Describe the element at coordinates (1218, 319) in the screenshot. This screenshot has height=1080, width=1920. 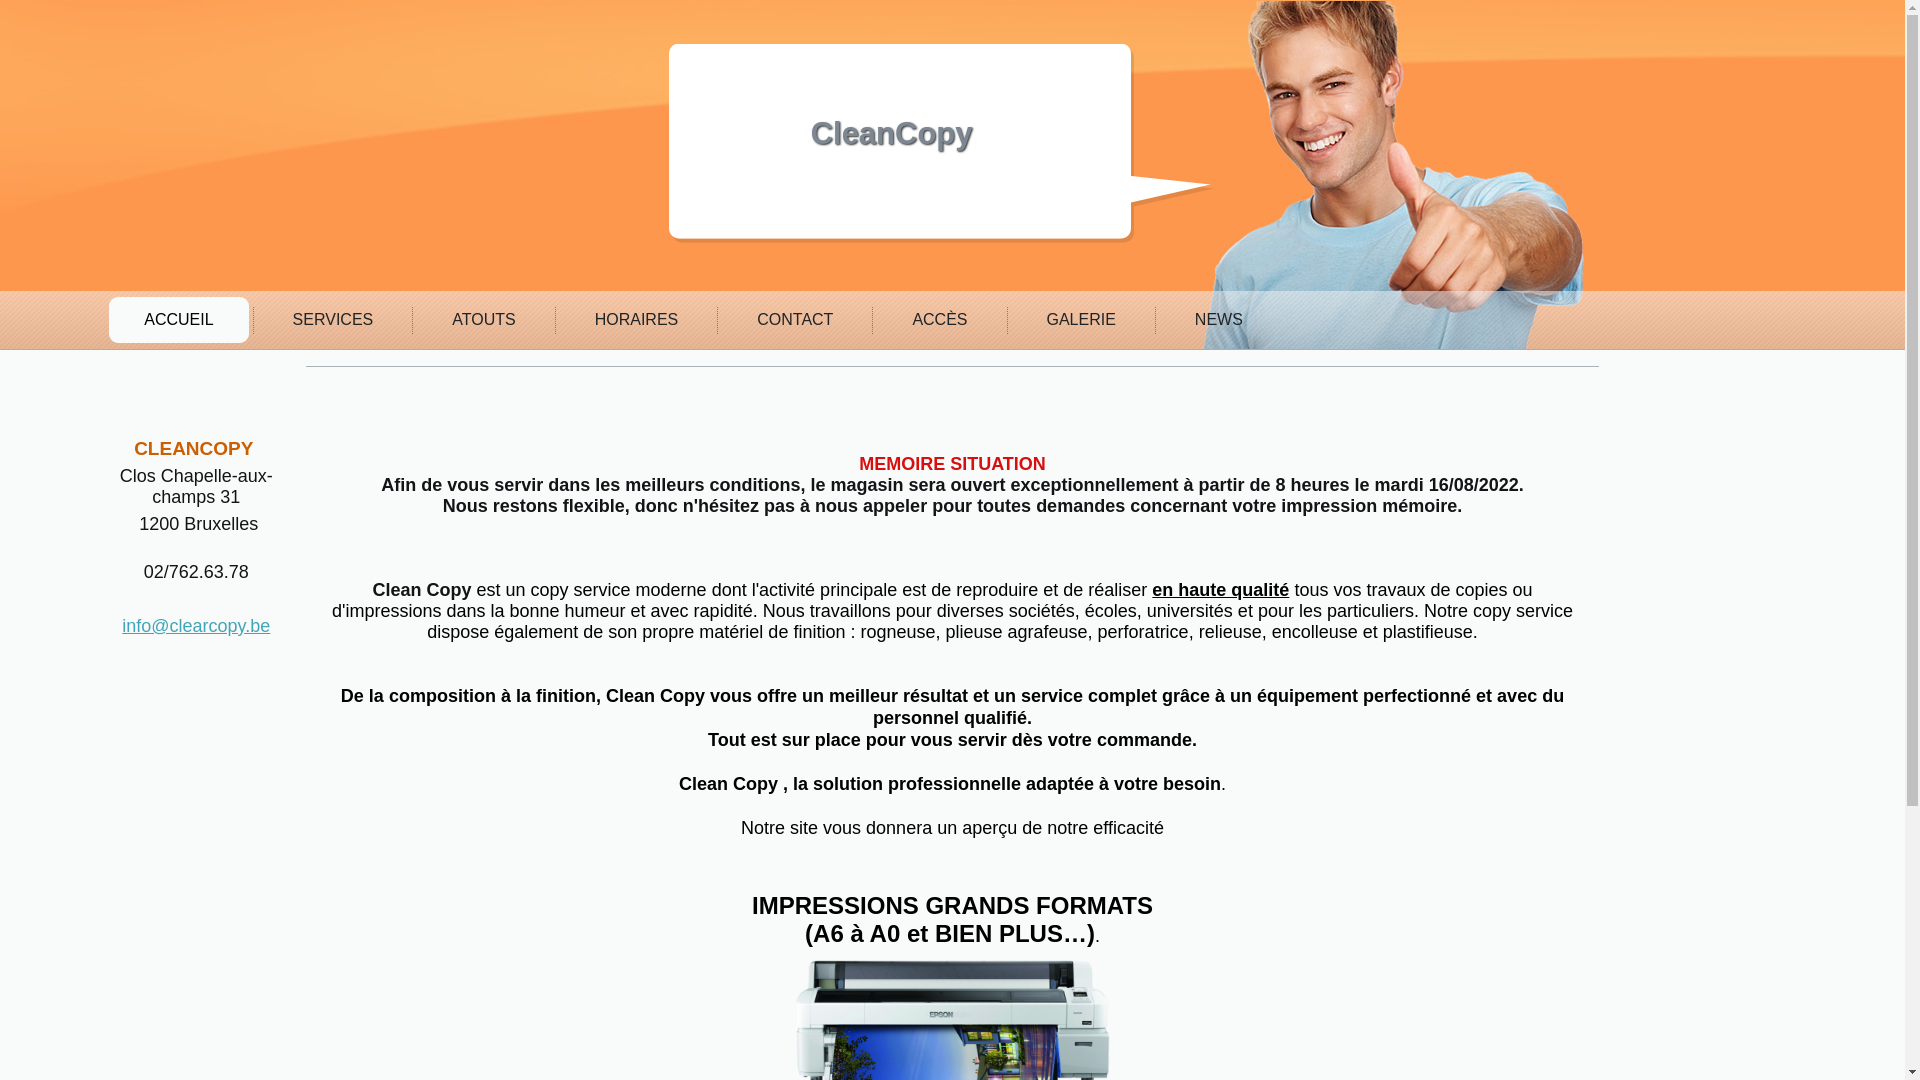
I see `'NEWS'` at that location.